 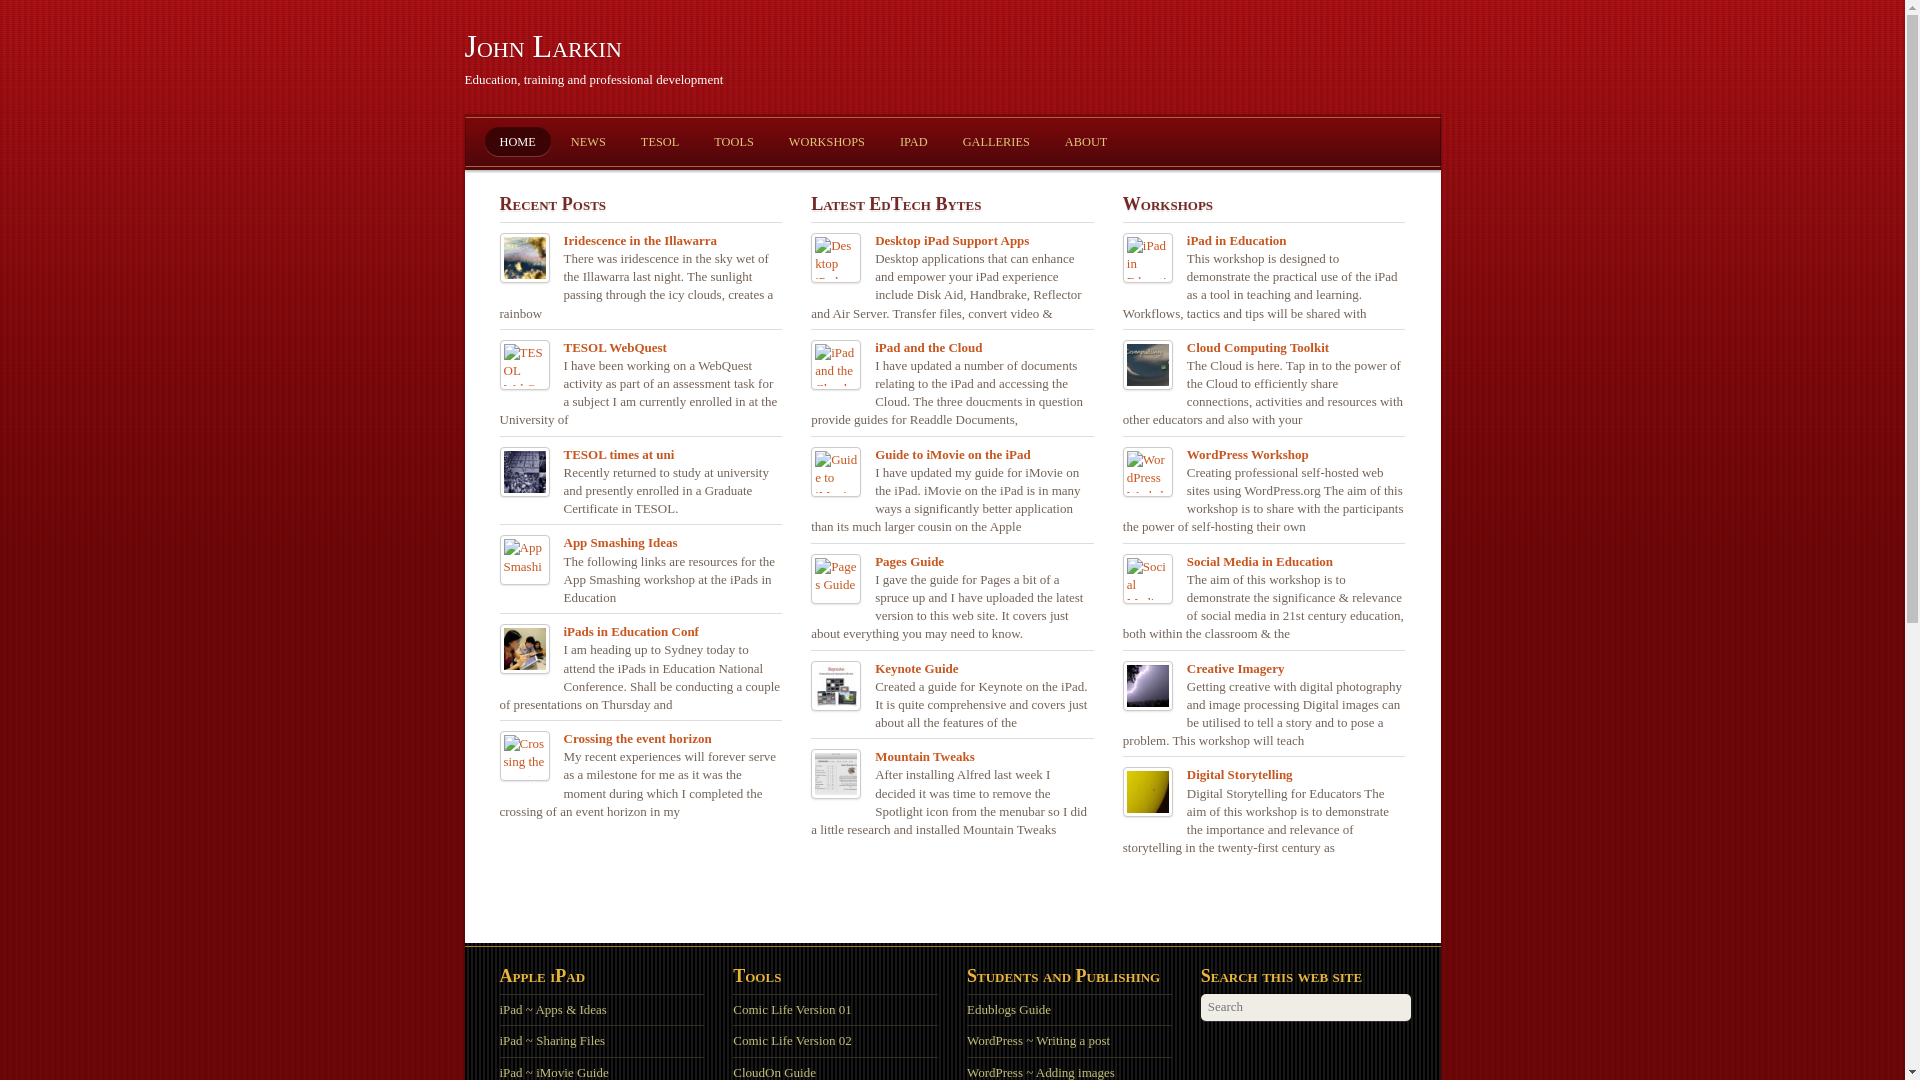 I want to click on 'Digital Storytelling', so click(x=1238, y=774).